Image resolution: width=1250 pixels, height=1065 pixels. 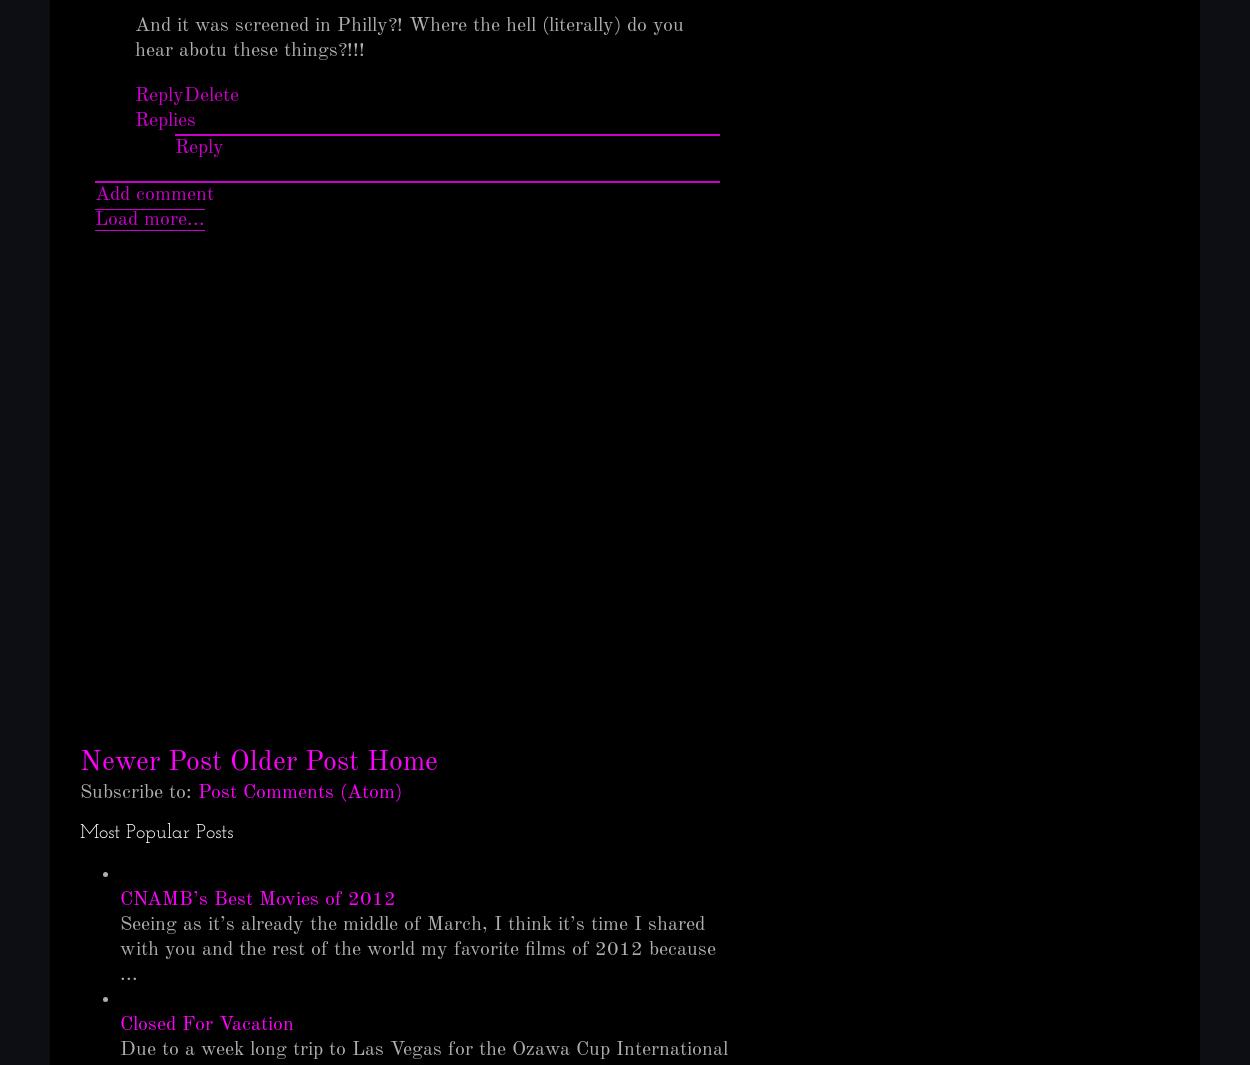 What do you see at coordinates (135, 37) in the screenshot?
I see `'And it was screened in Philly?! Where the hell (literally) do you hear abotu these things?!!!'` at bounding box center [135, 37].